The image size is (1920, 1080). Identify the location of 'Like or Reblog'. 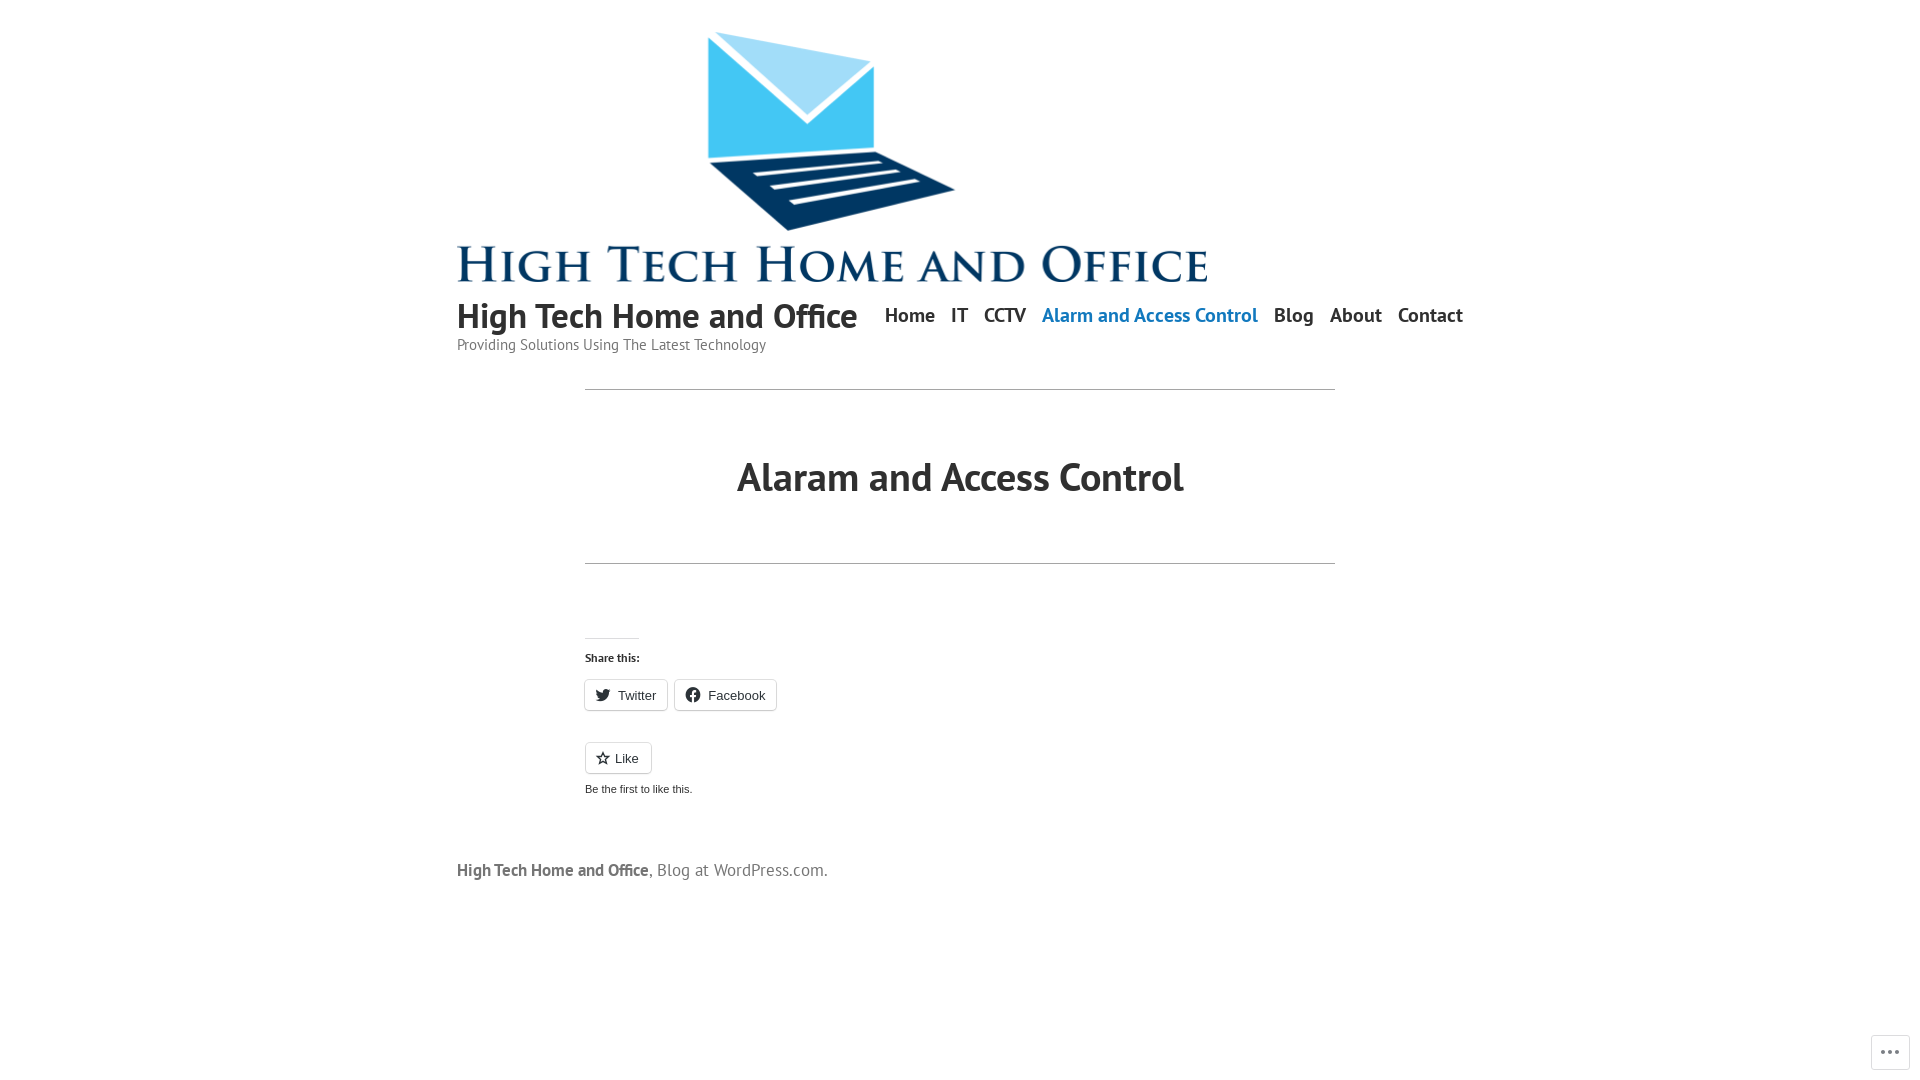
(584, 768).